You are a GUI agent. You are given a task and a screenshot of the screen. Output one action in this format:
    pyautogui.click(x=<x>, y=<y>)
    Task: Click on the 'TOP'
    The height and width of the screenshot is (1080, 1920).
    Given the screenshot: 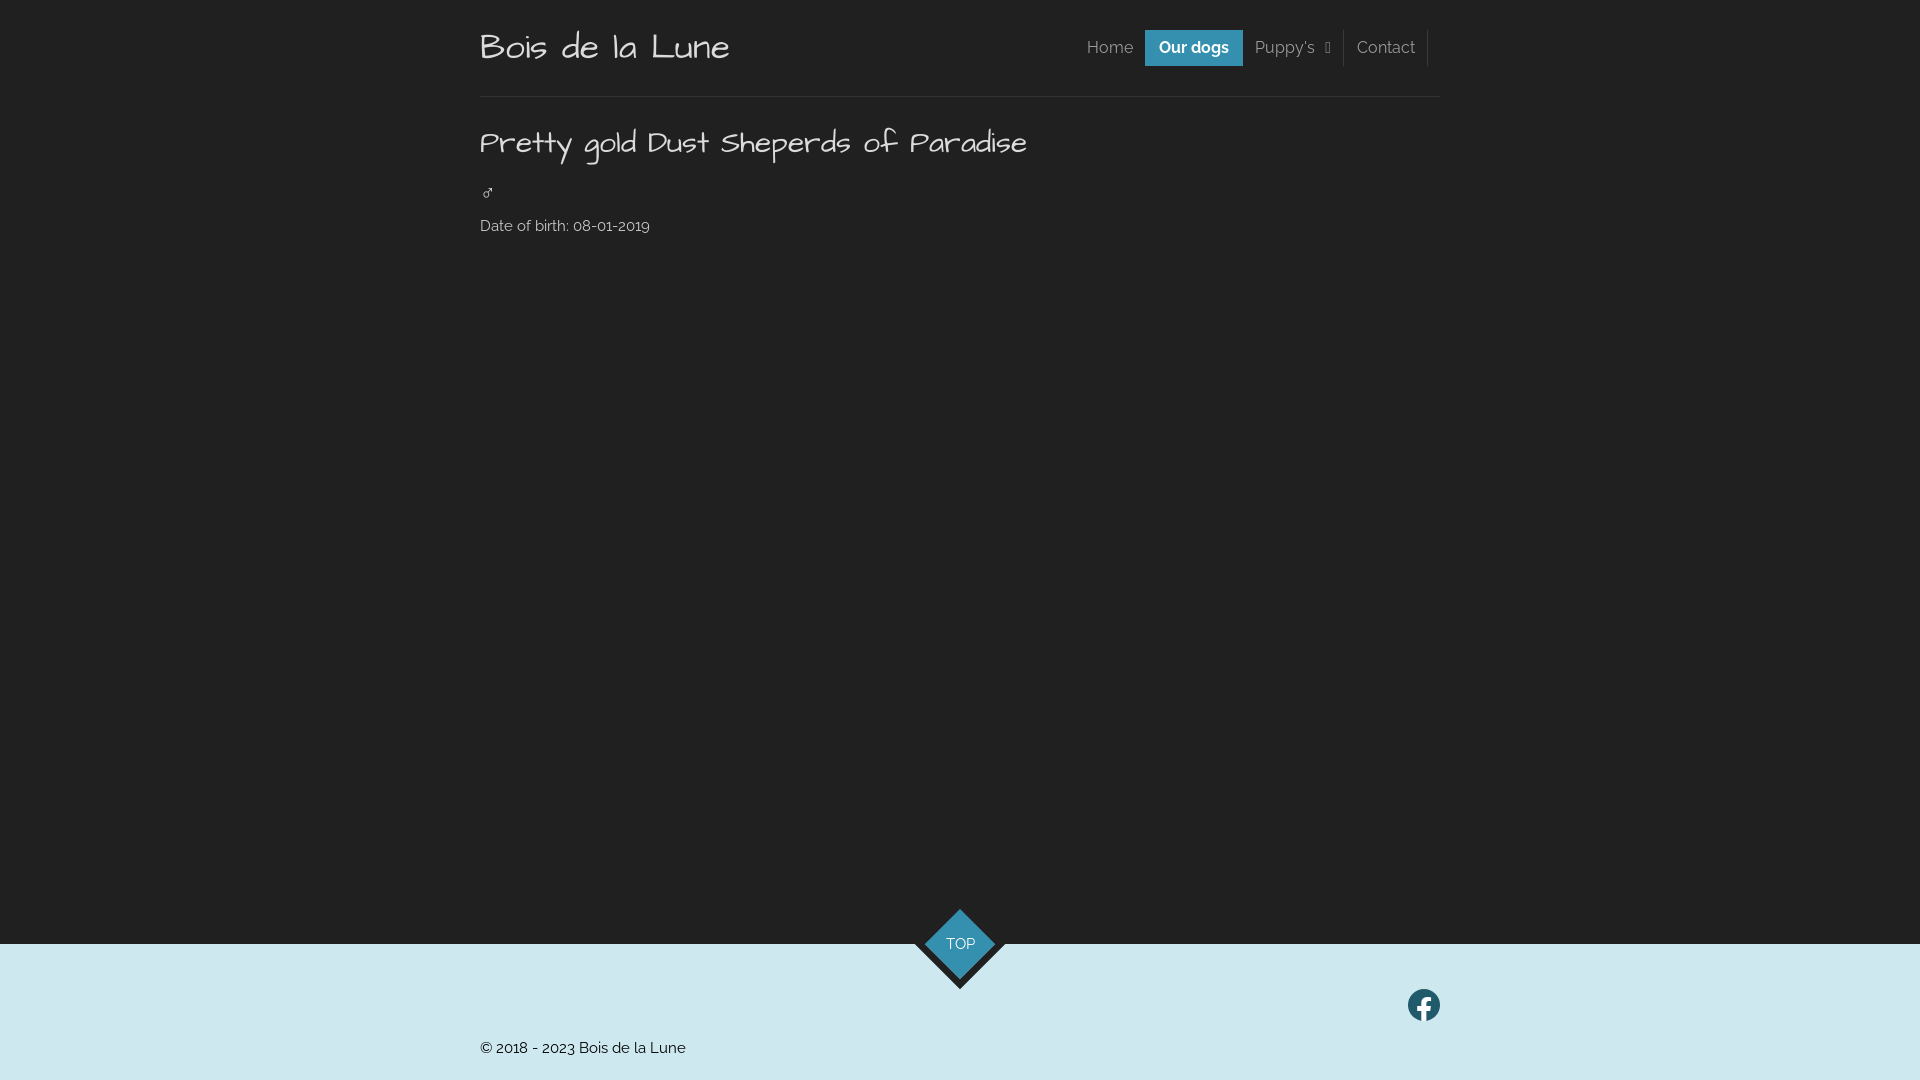 What is the action you would take?
    pyautogui.click(x=949, y=933)
    